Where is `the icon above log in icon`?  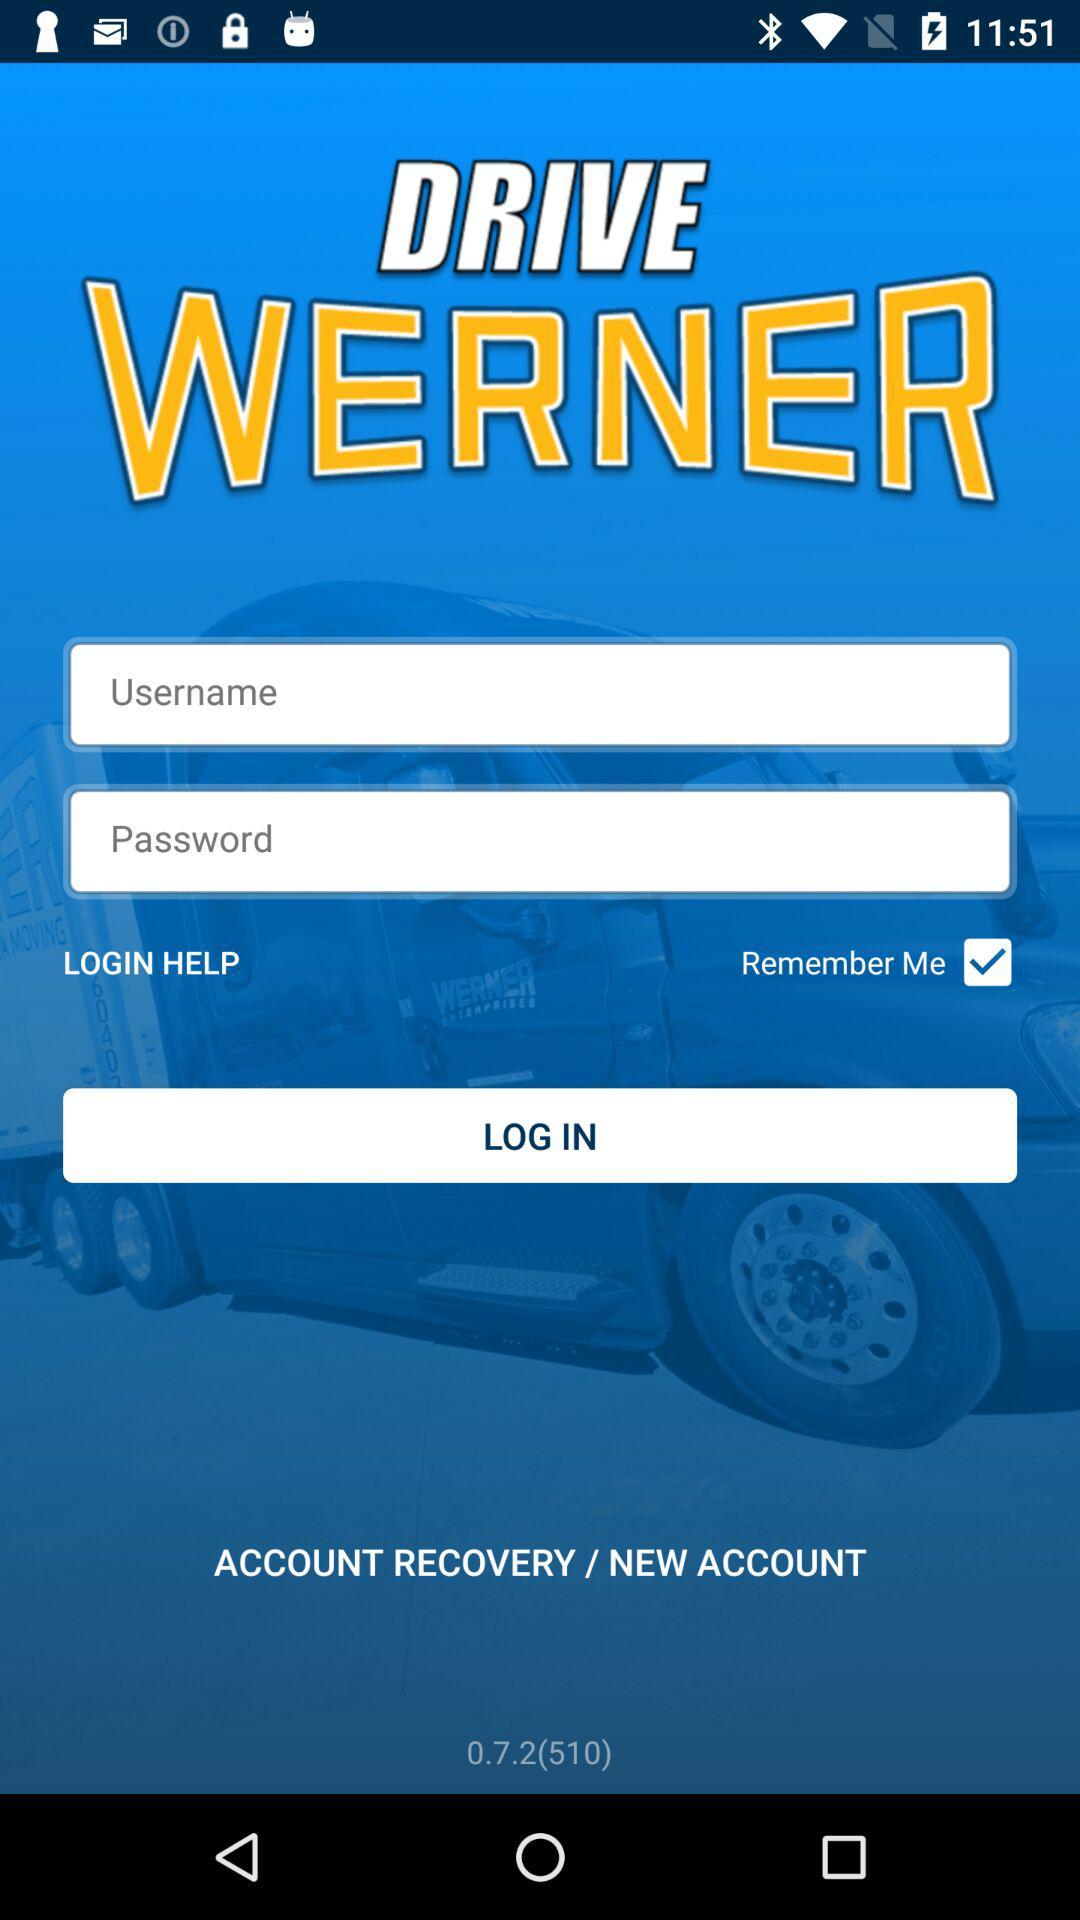
the icon above log in icon is located at coordinates (980, 962).